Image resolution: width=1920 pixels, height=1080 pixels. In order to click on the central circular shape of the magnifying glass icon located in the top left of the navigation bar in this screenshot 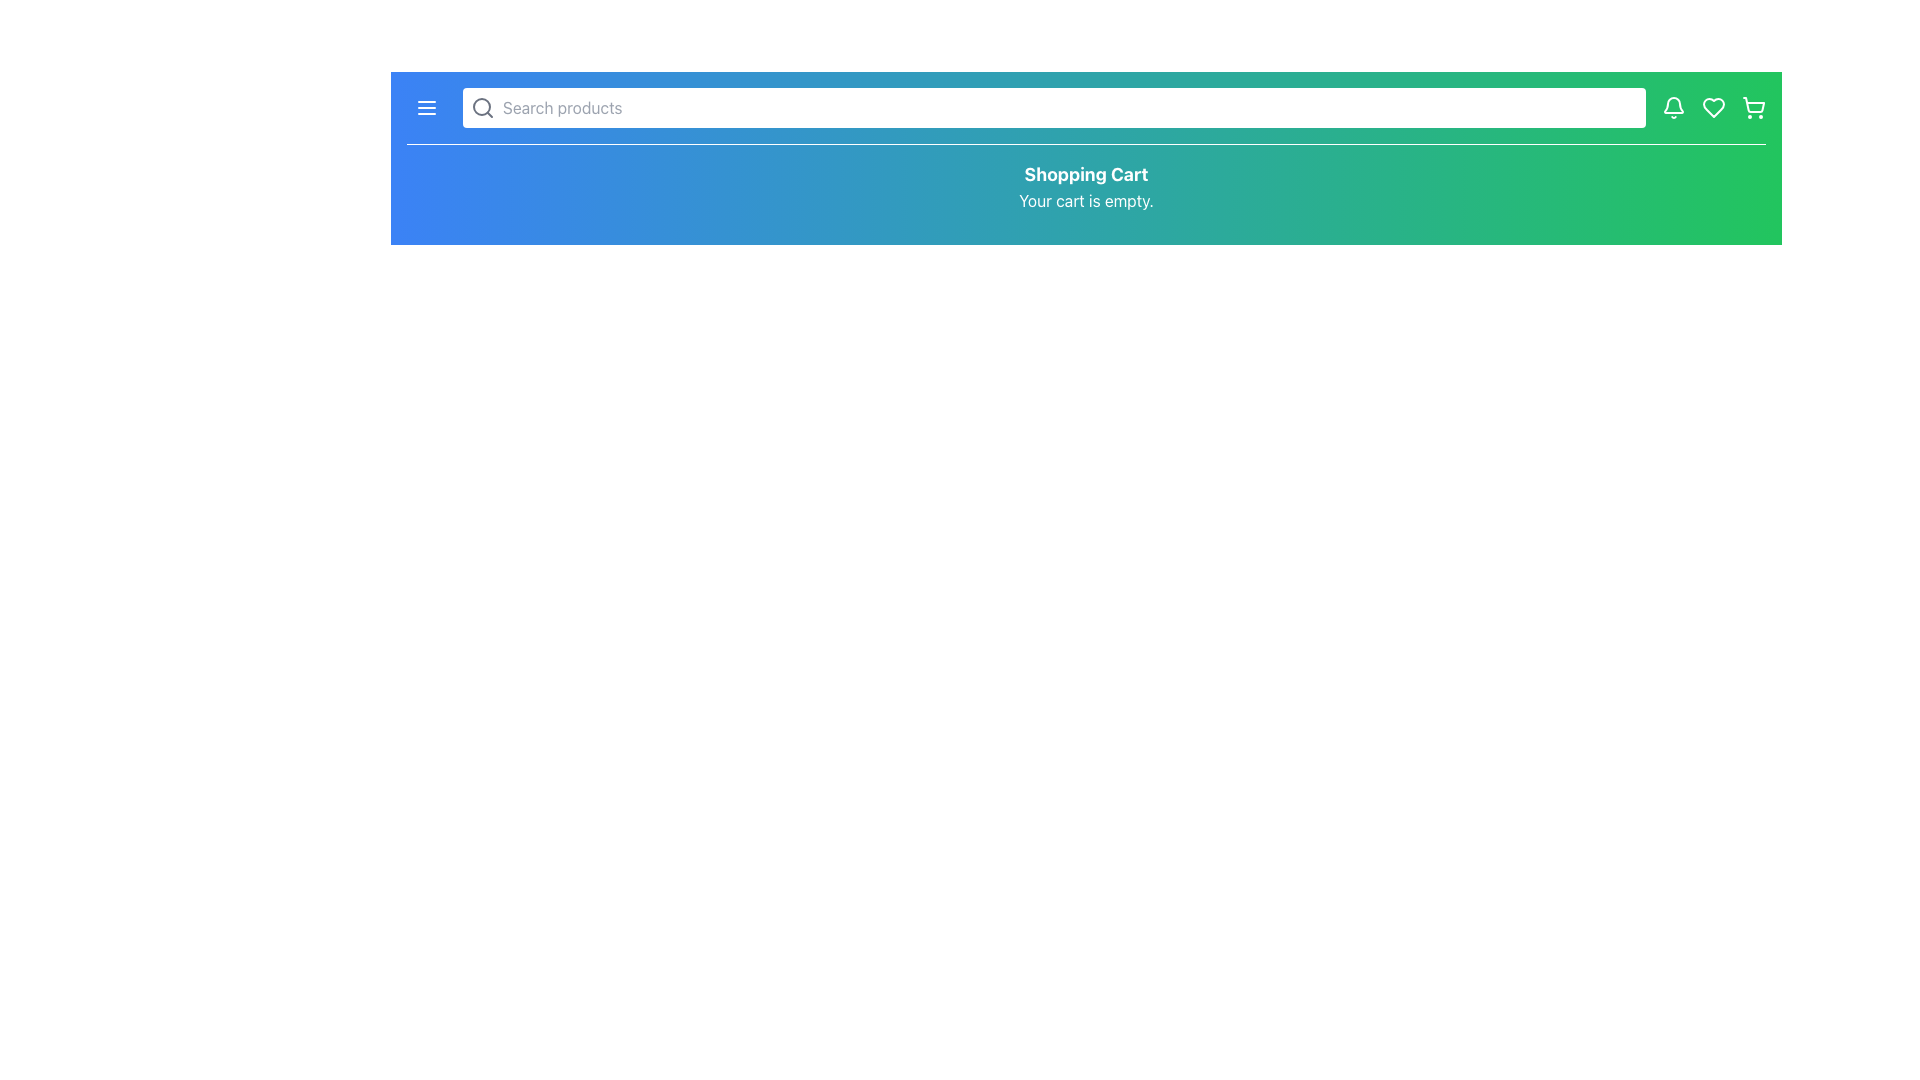, I will do `click(481, 107)`.